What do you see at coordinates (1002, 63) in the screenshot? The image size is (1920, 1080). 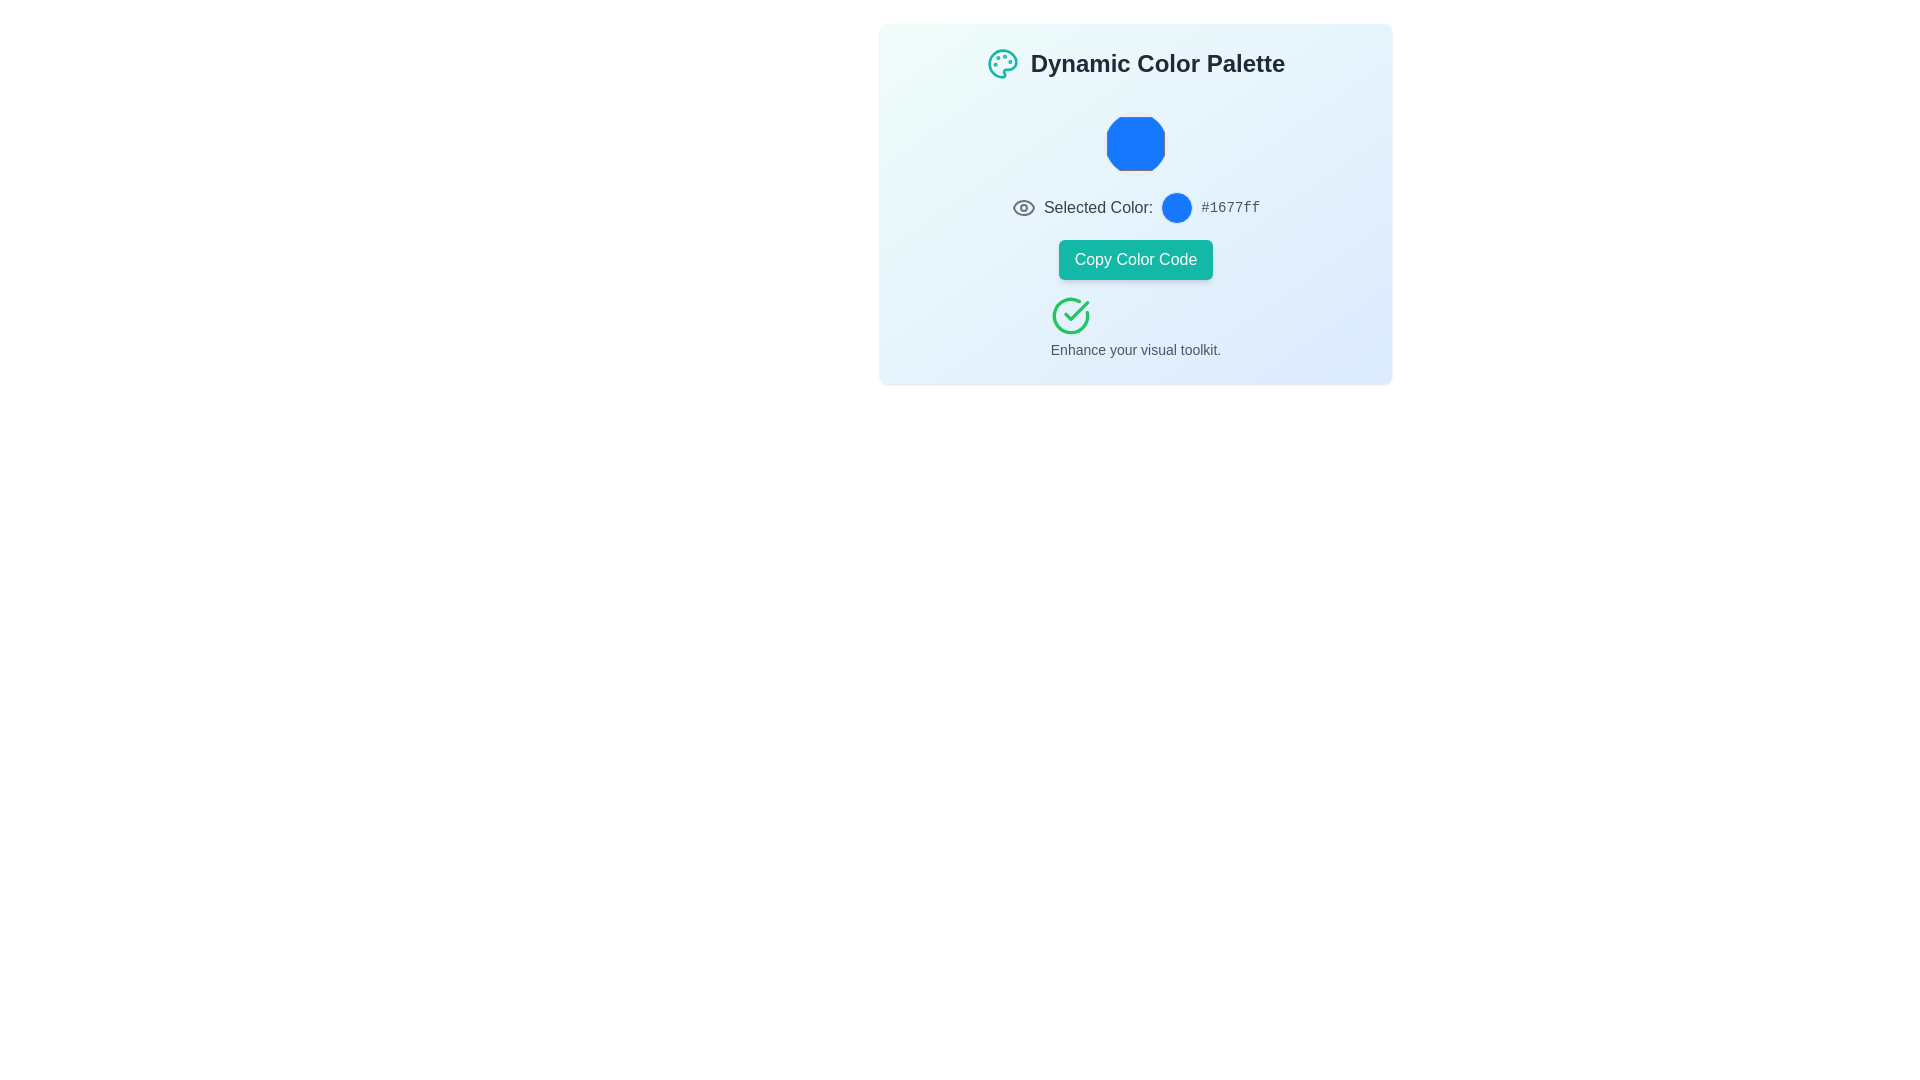 I see `the Decorative Icon, which is a teal palette icon located to the left of the header text 'Dynamic Color Palette'` at bounding box center [1002, 63].